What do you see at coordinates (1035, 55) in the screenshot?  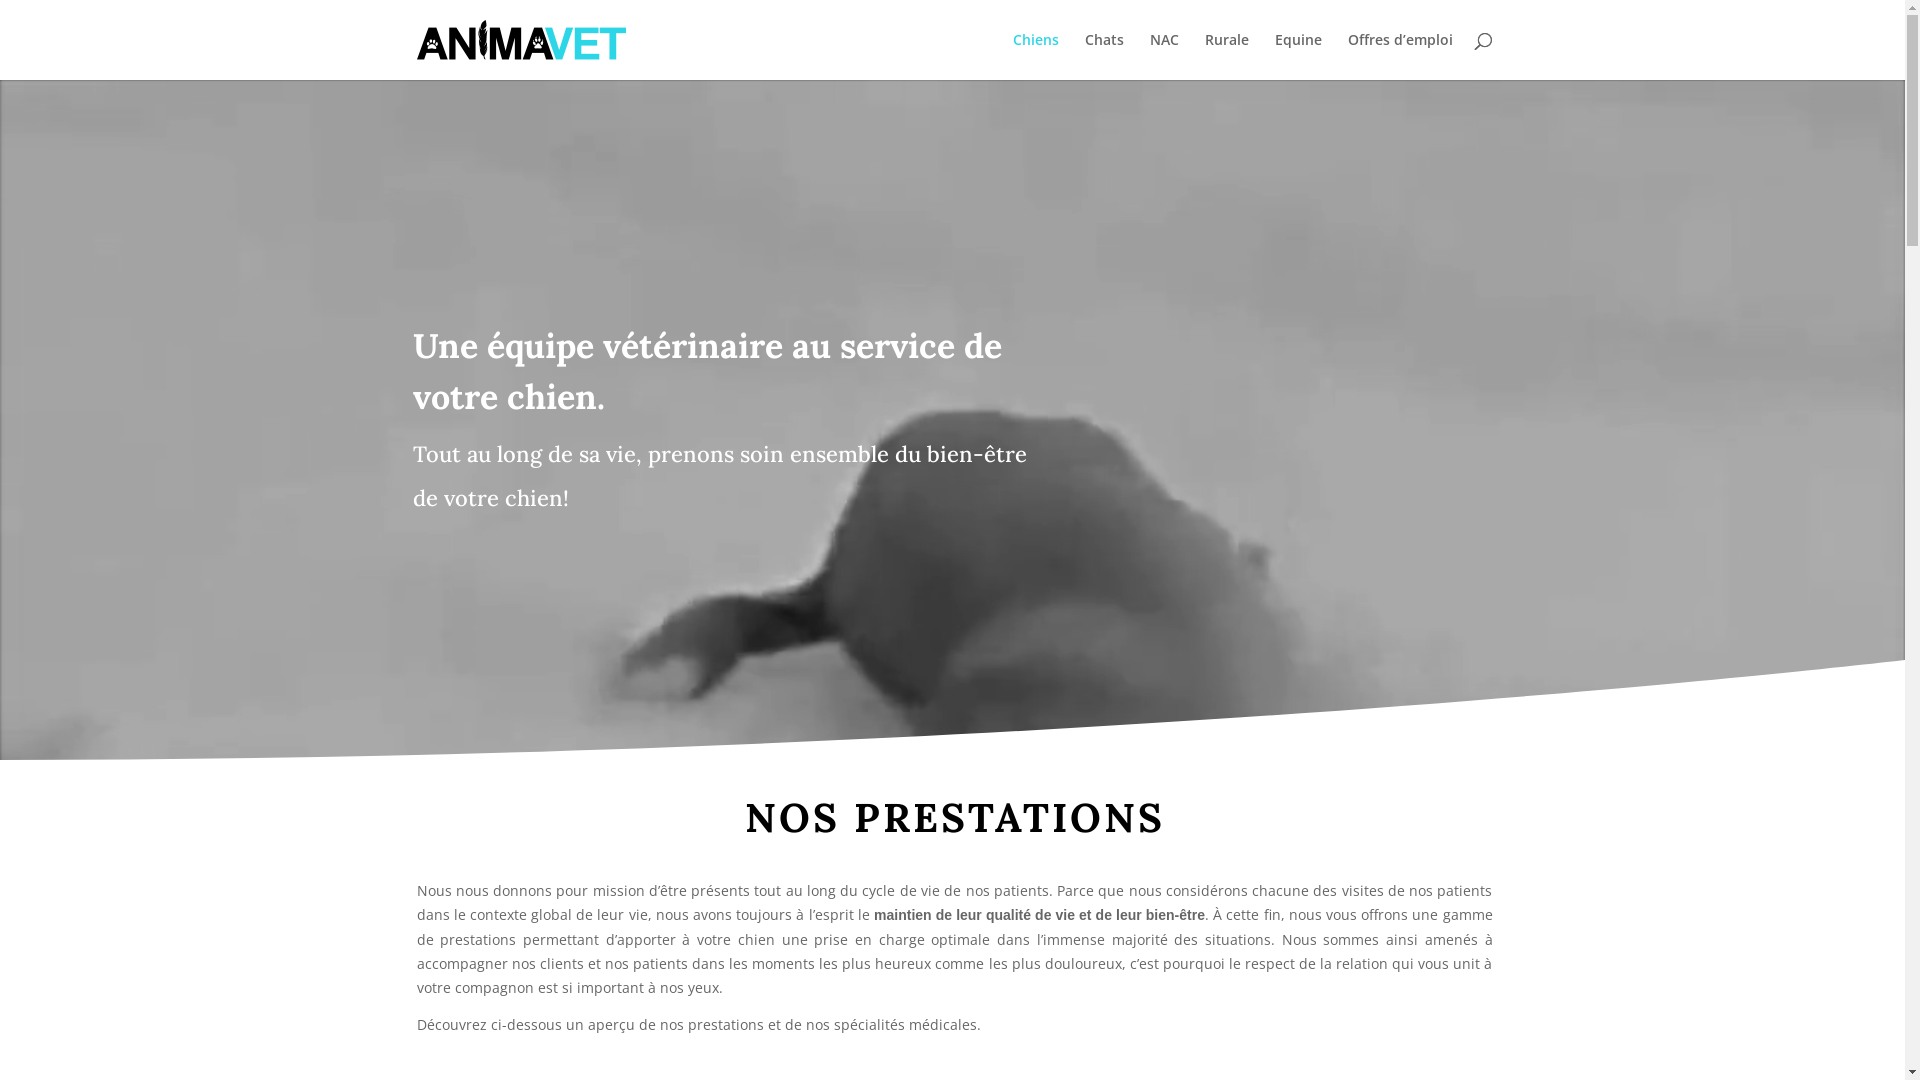 I see `'Chiens'` at bounding box center [1035, 55].